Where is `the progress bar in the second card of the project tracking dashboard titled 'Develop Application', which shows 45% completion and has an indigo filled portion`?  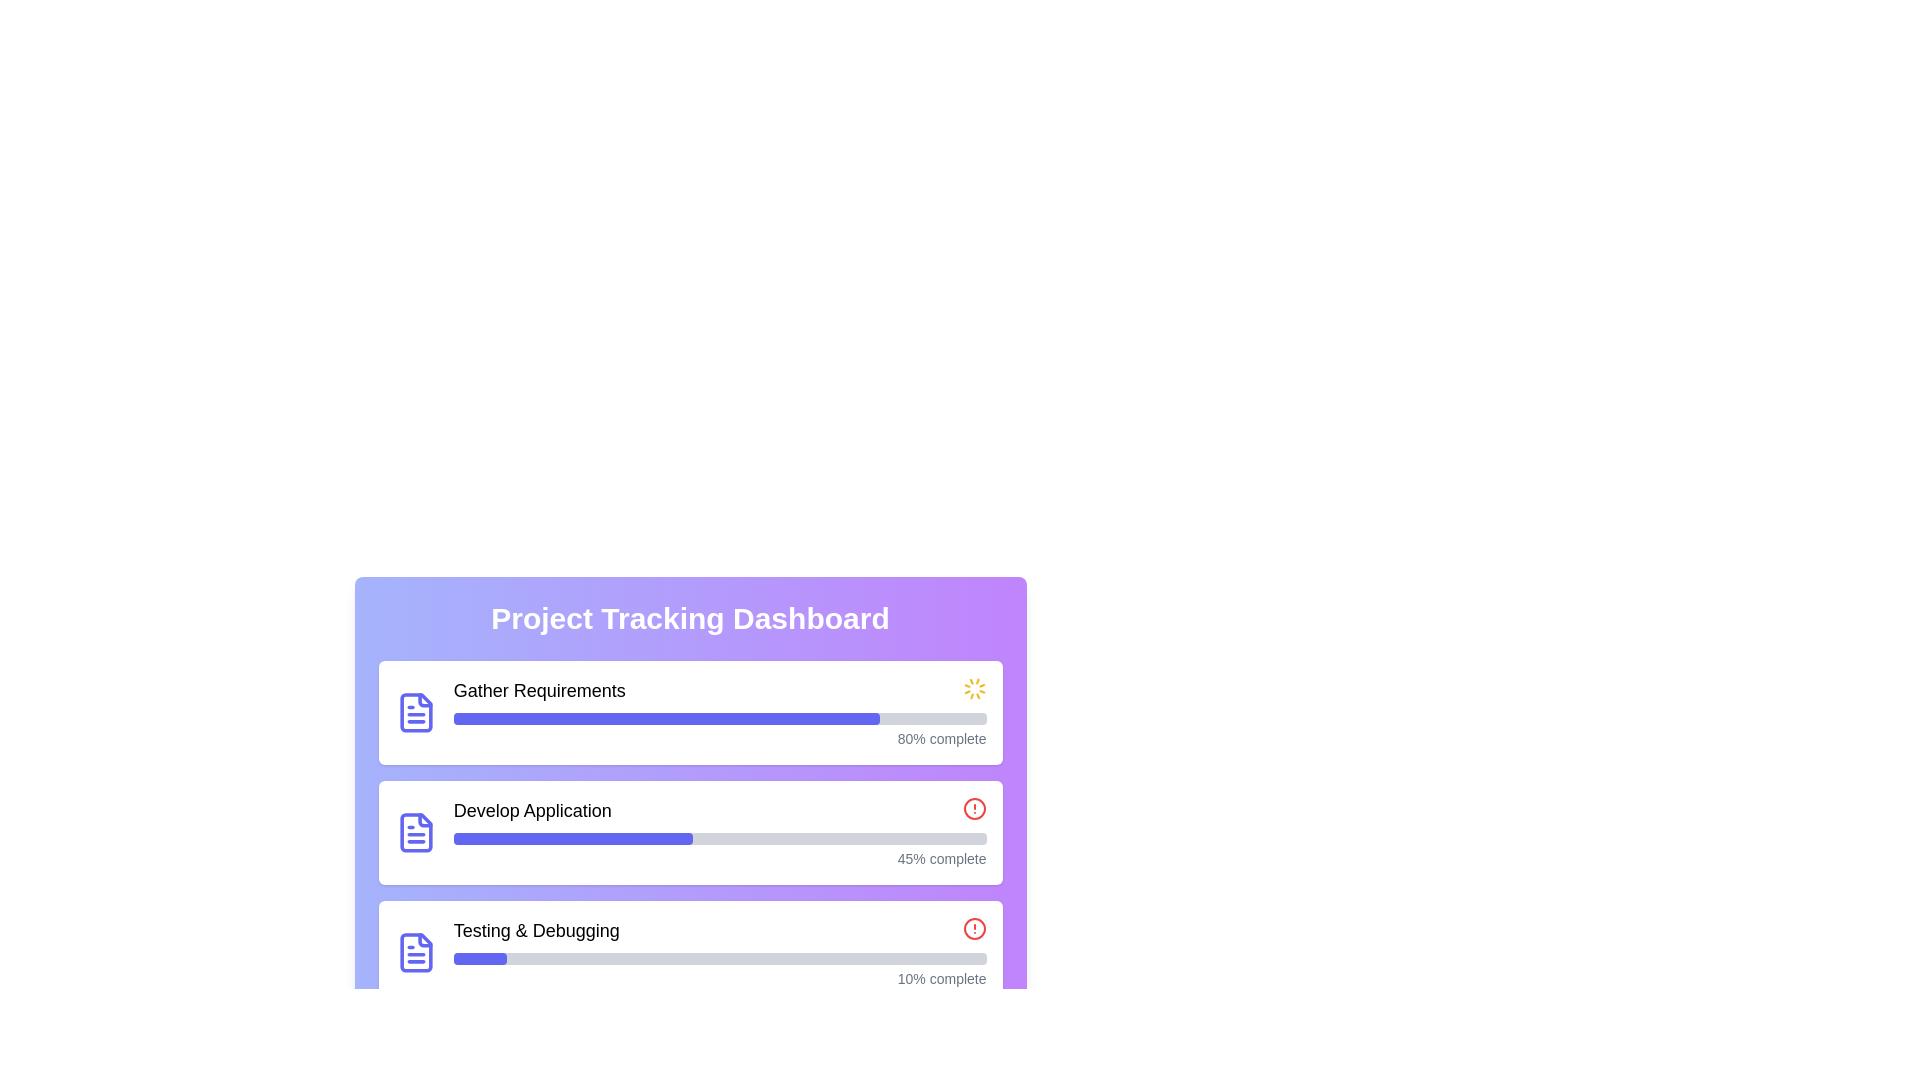
the progress bar in the second card of the project tracking dashboard titled 'Develop Application', which shows 45% completion and has an indigo filled portion is located at coordinates (720, 839).